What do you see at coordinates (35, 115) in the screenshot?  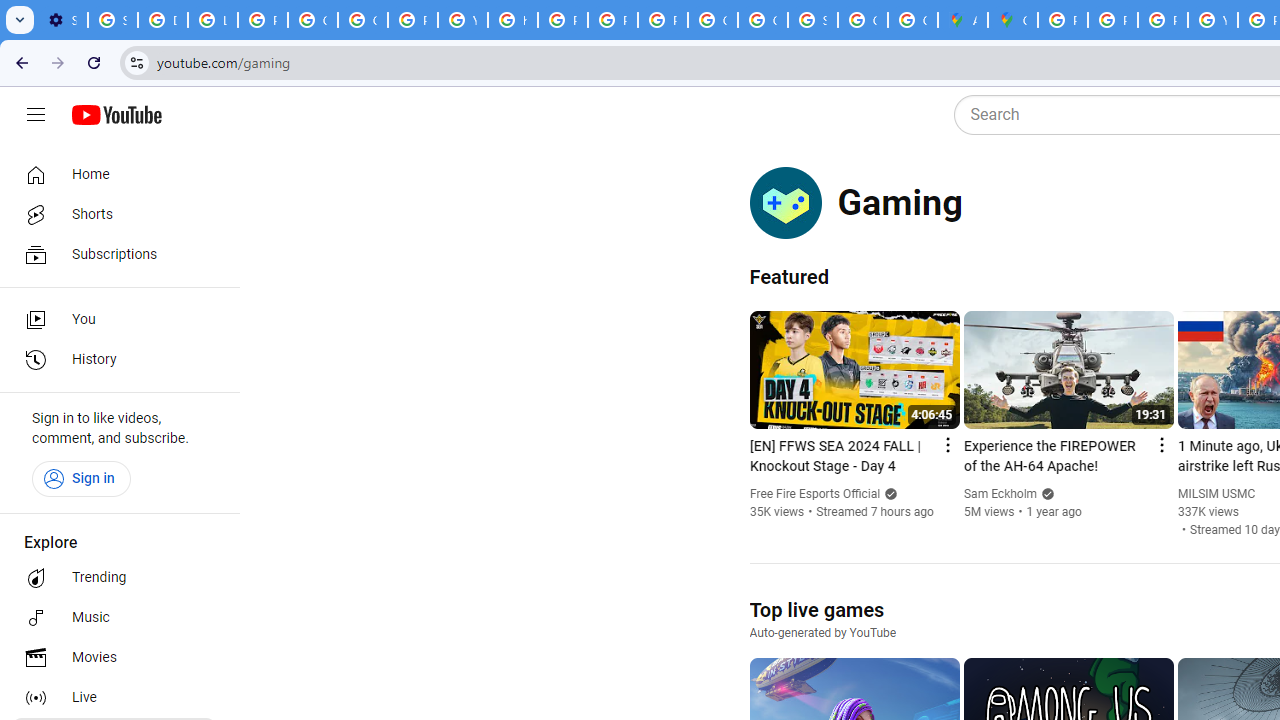 I see `'Guide'` at bounding box center [35, 115].